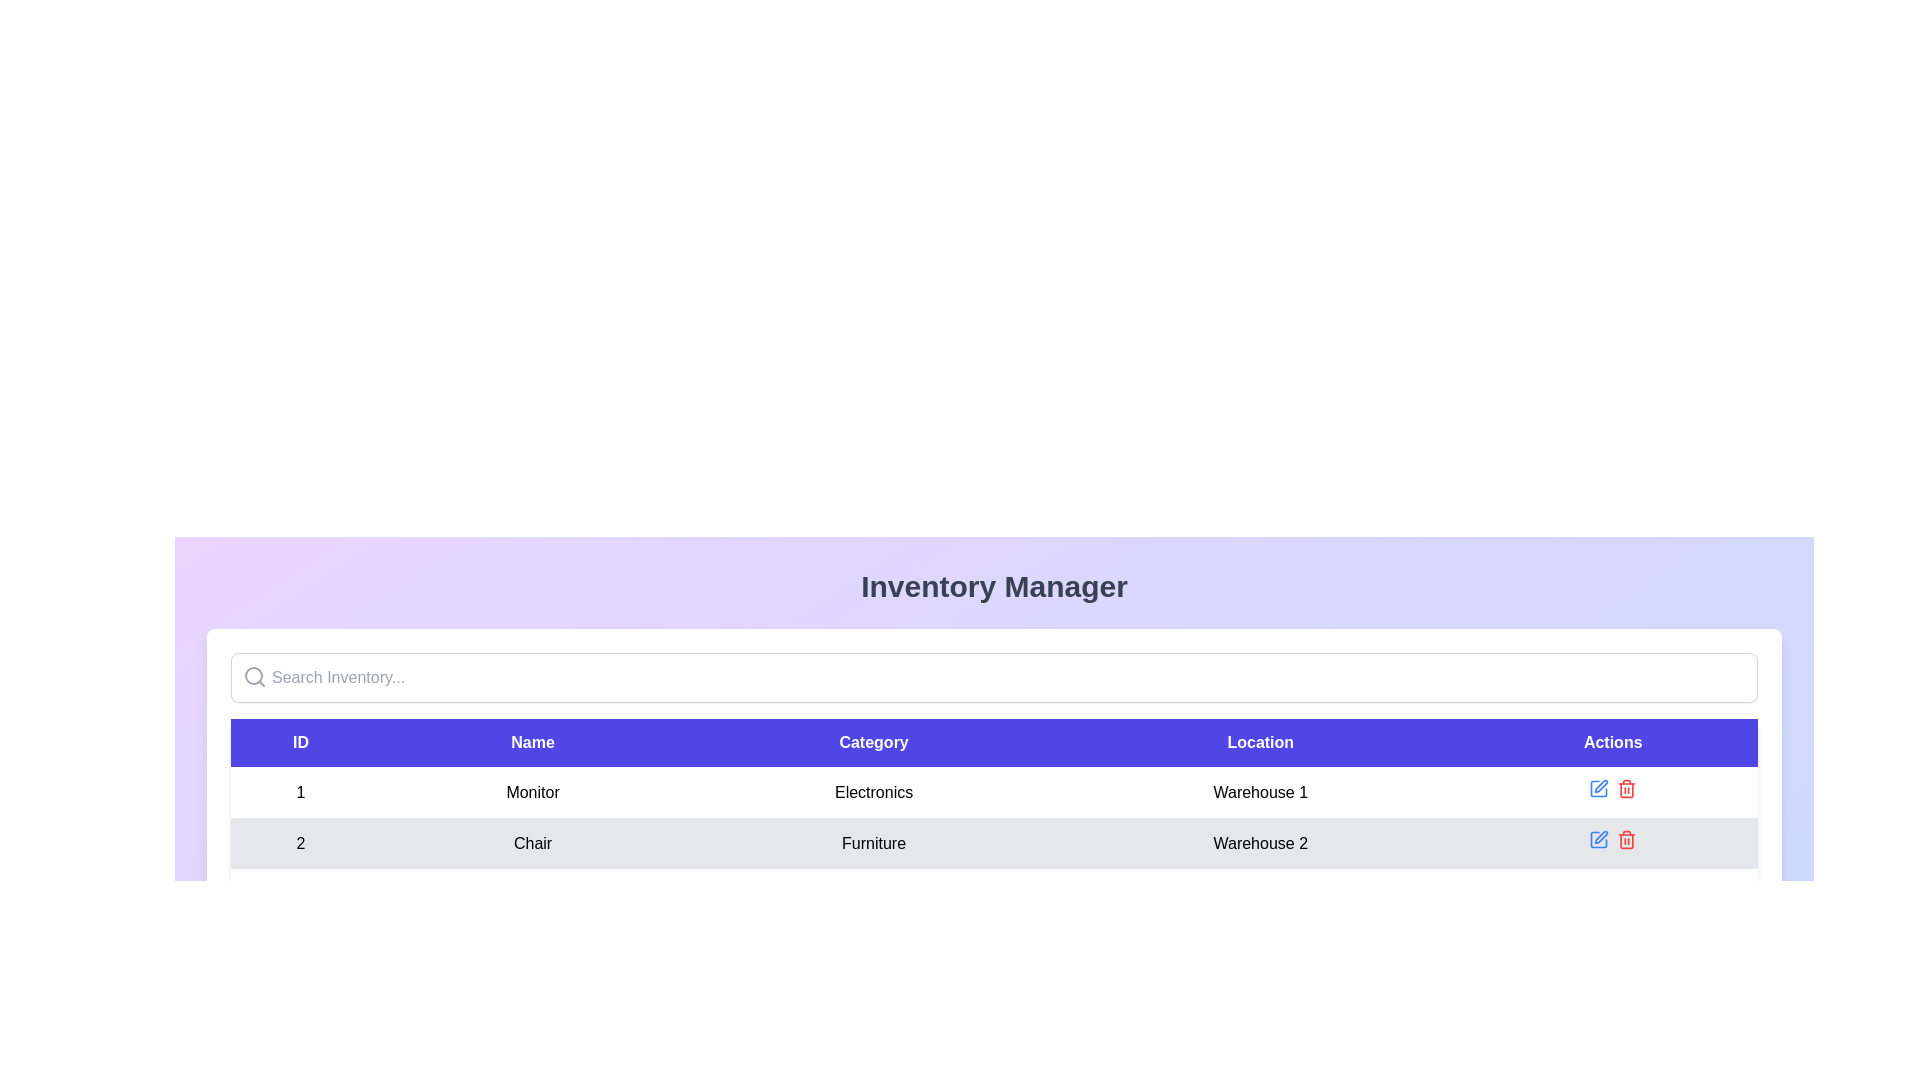 This screenshot has height=1080, width=1920. I want to click on the editing icon in the 'Actions' column of the second row for the 'Chair' entry, so click(1601, 837).